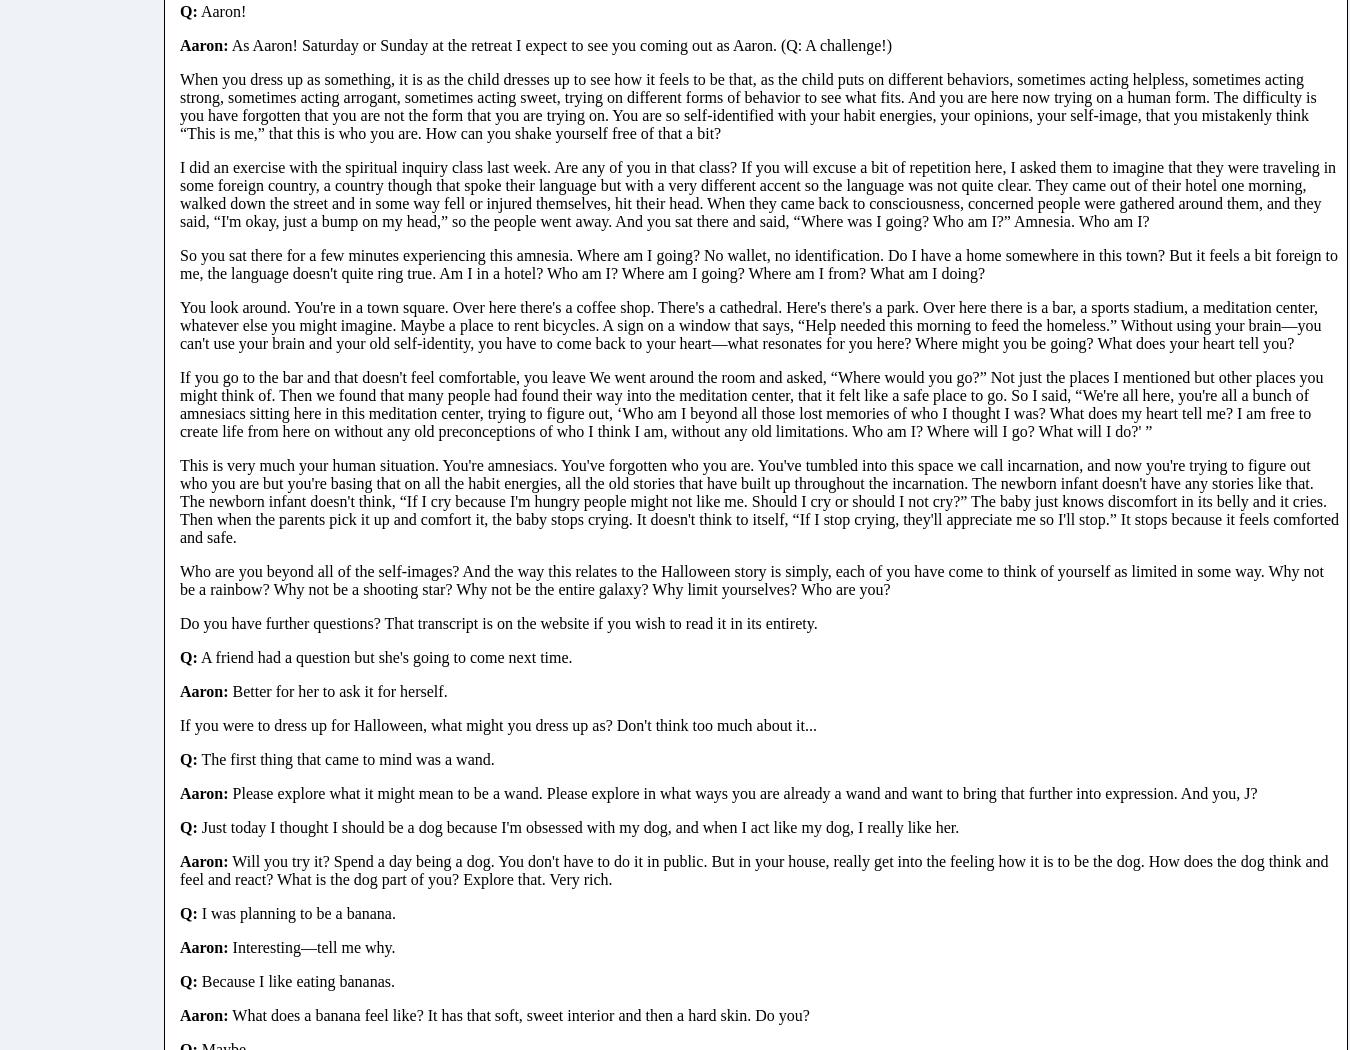 Image resolution: width=1350 pixels, height=1050 pixels. Describe the element at coordinates (179, 324) in the screenshot. I see `'You look around. You're in a town square. Over here there's a coffee shop. There's a cathedral. Here's there's a park. Over here there is a bar, a sports stadium, a meditation center, whatever else you might imagine. Maybe a place to rent bicycles. A sign on a window that says, “Help needed this morning to feed the homeless.” Without using your brain—you can't use your brain and your old self-identity, you have to come back to your heart—what resonates for you here? Where might you be going? What does your heart tell you?'` at that location.